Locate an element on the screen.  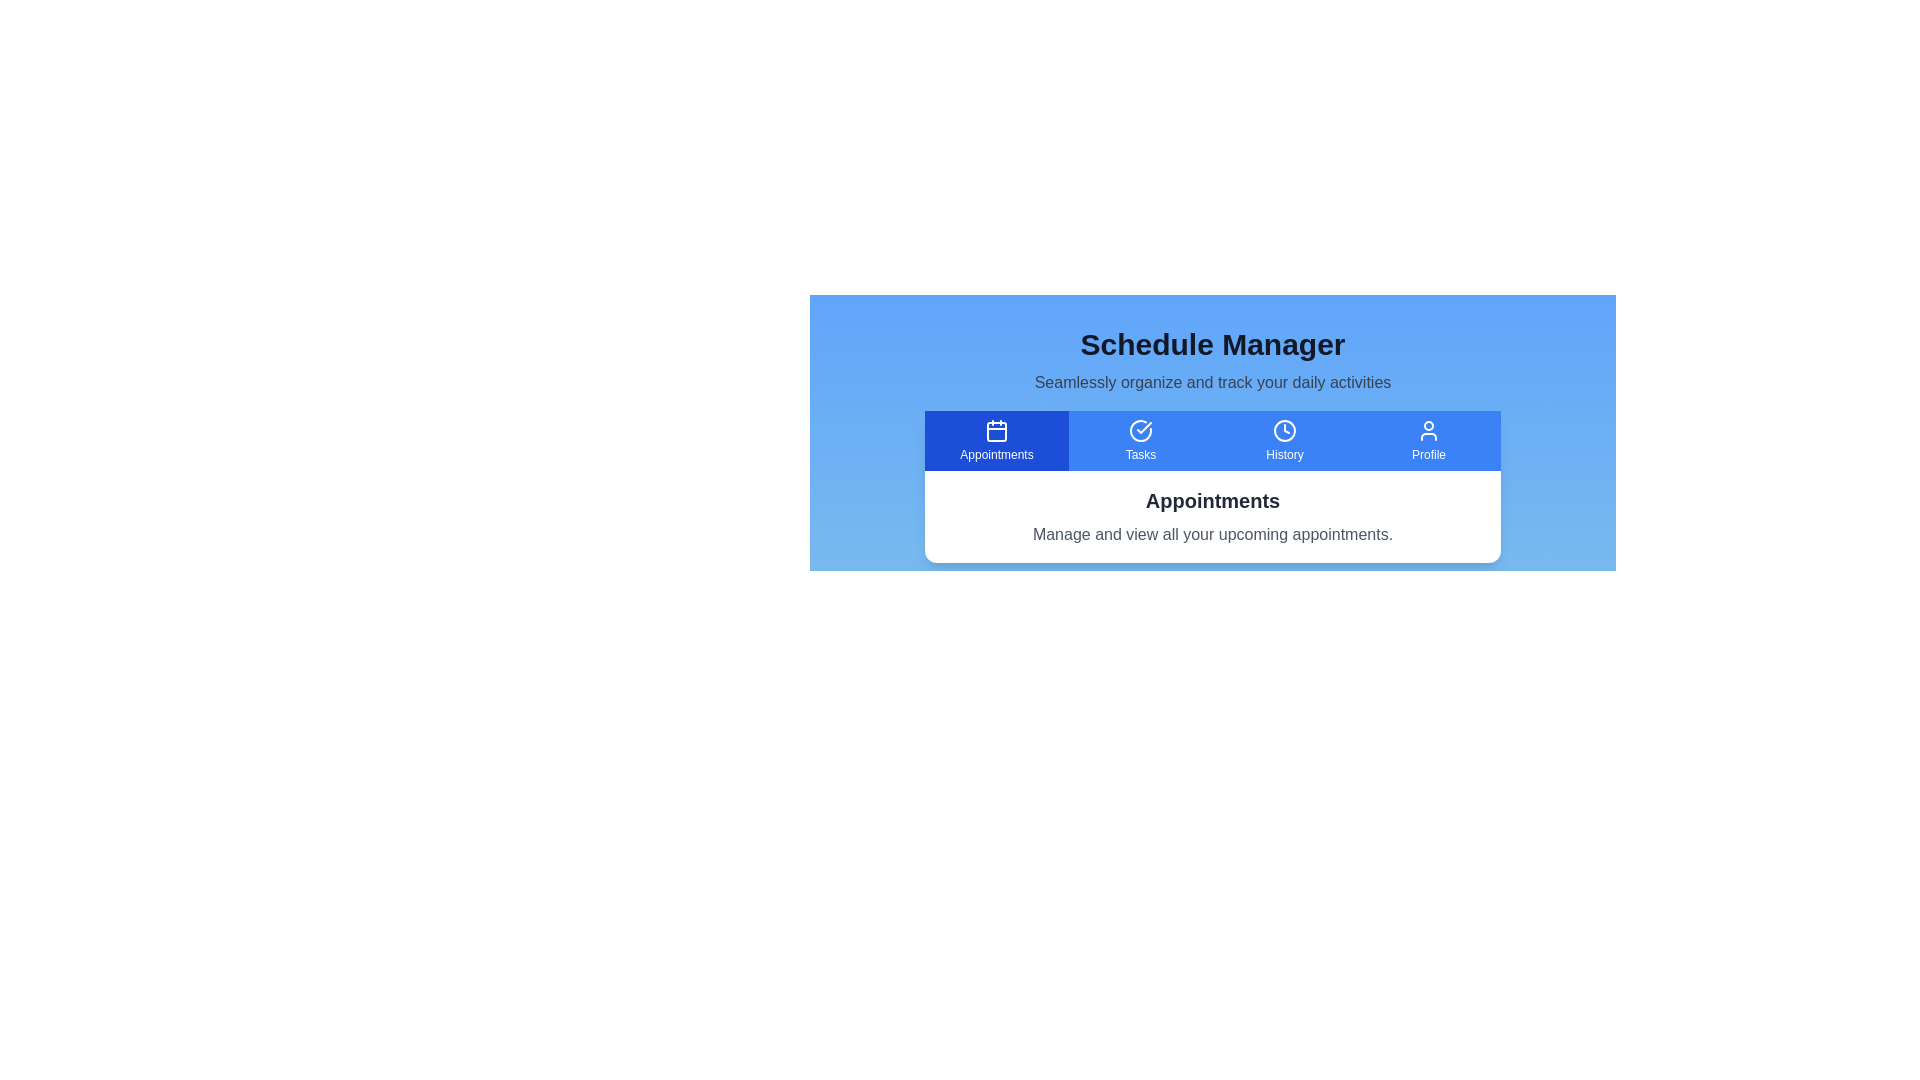
information displayed in the light gray text label that says 'Seamlessly organize and track your daily activities', which is located directly under the bold heading 'Schedule Manager' is located at coordinates (1212, 382).